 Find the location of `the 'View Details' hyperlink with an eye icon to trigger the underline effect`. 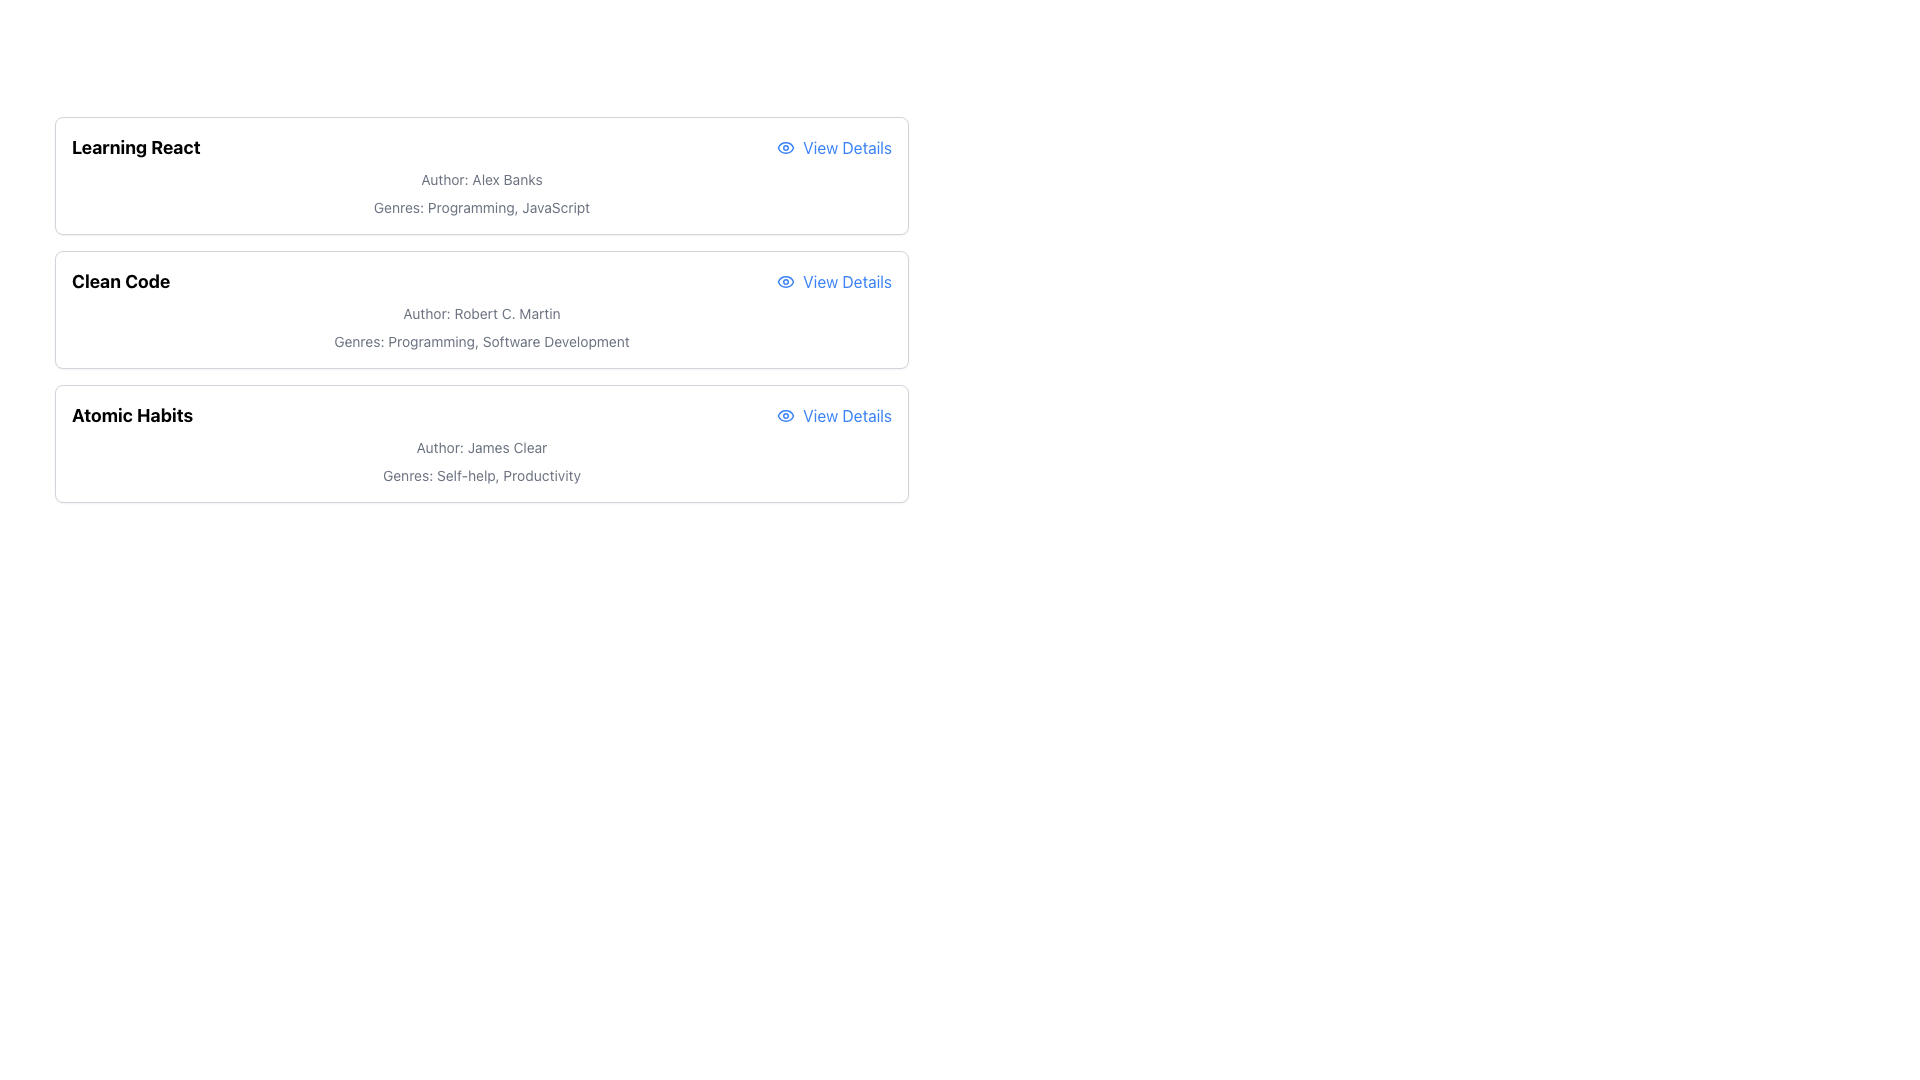

the 'View Details' hyperlink with an eye icon to trigger the underline effect is located at coordinates (834, 415).